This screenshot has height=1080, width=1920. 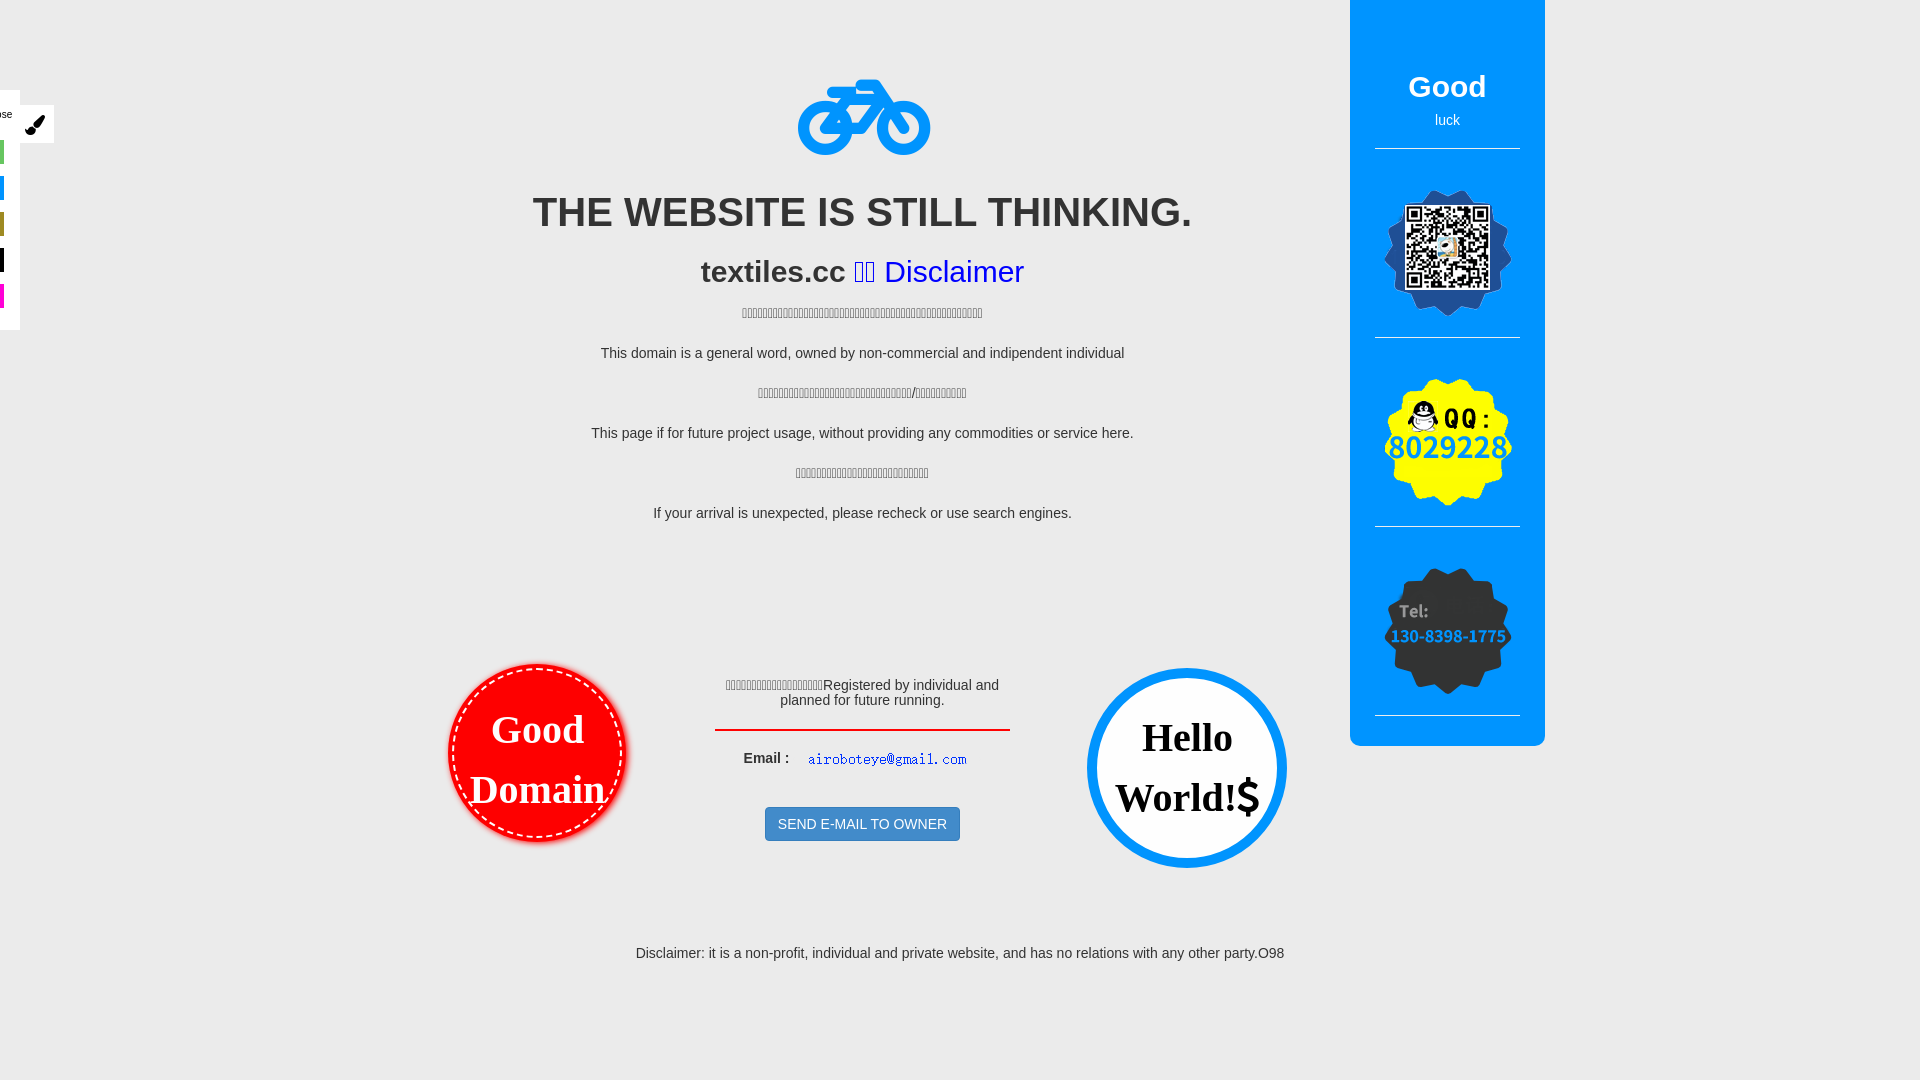 What do you see at coordinates (763, 824) in the screenshot?
I see `'SEND E-MAIL TO OWNER'` at bounding box center [763, 824].